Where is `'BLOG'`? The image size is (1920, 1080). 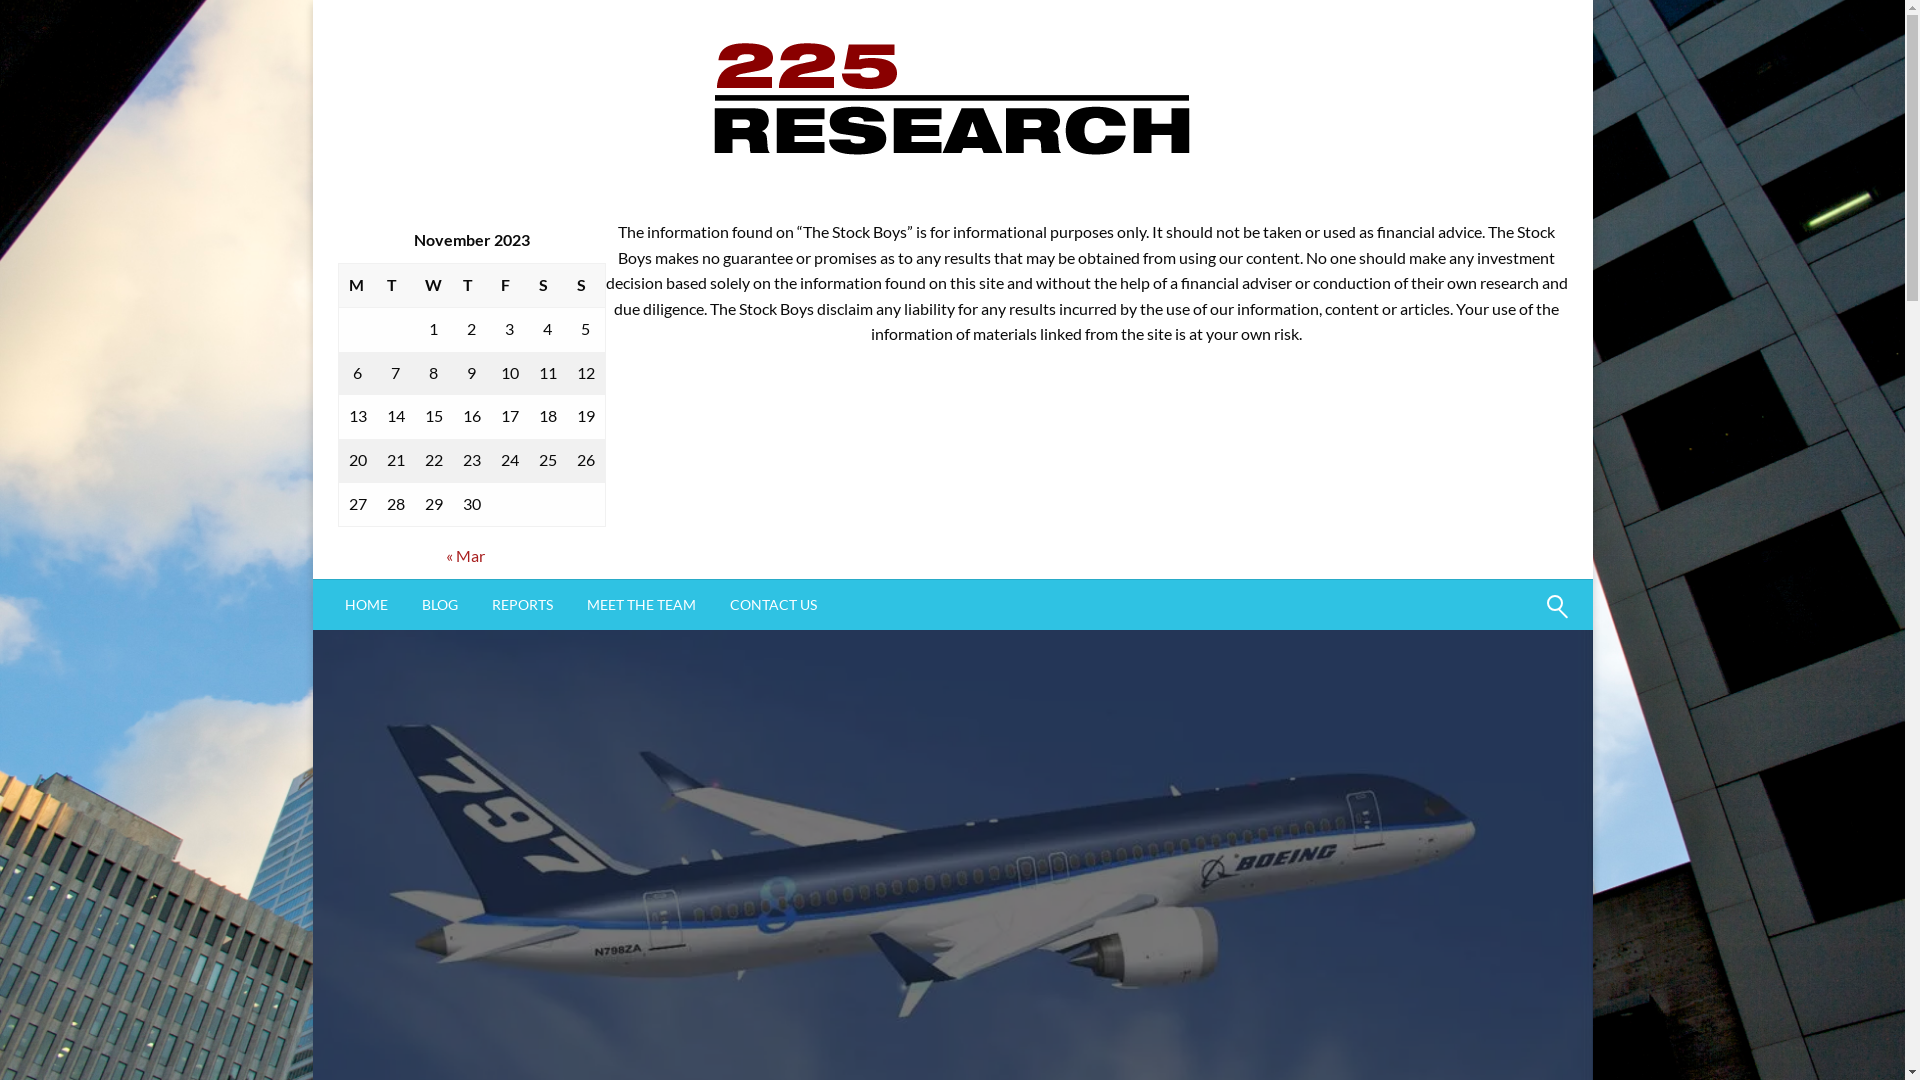 'BLOG' is located at coordinates (437, 604).